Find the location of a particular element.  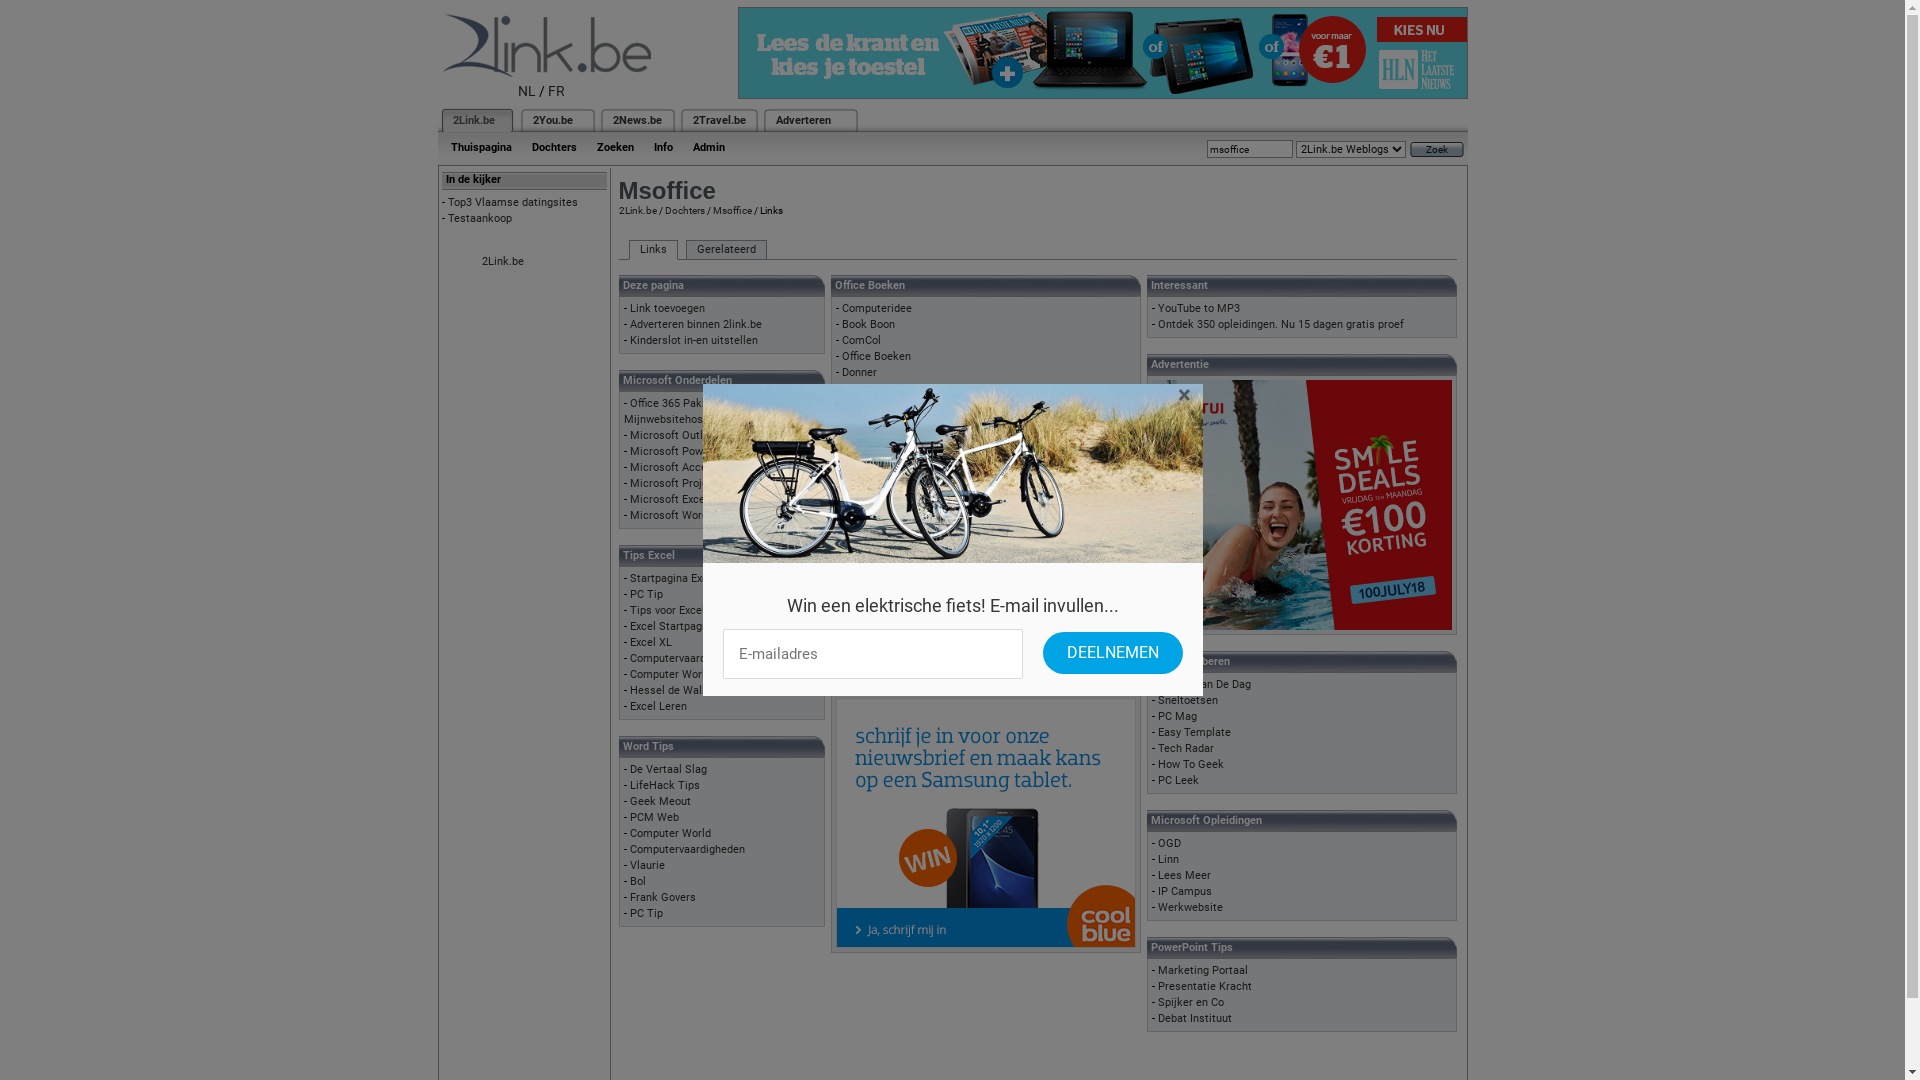

'How To Geek' is located at coordinates (1190, 764).